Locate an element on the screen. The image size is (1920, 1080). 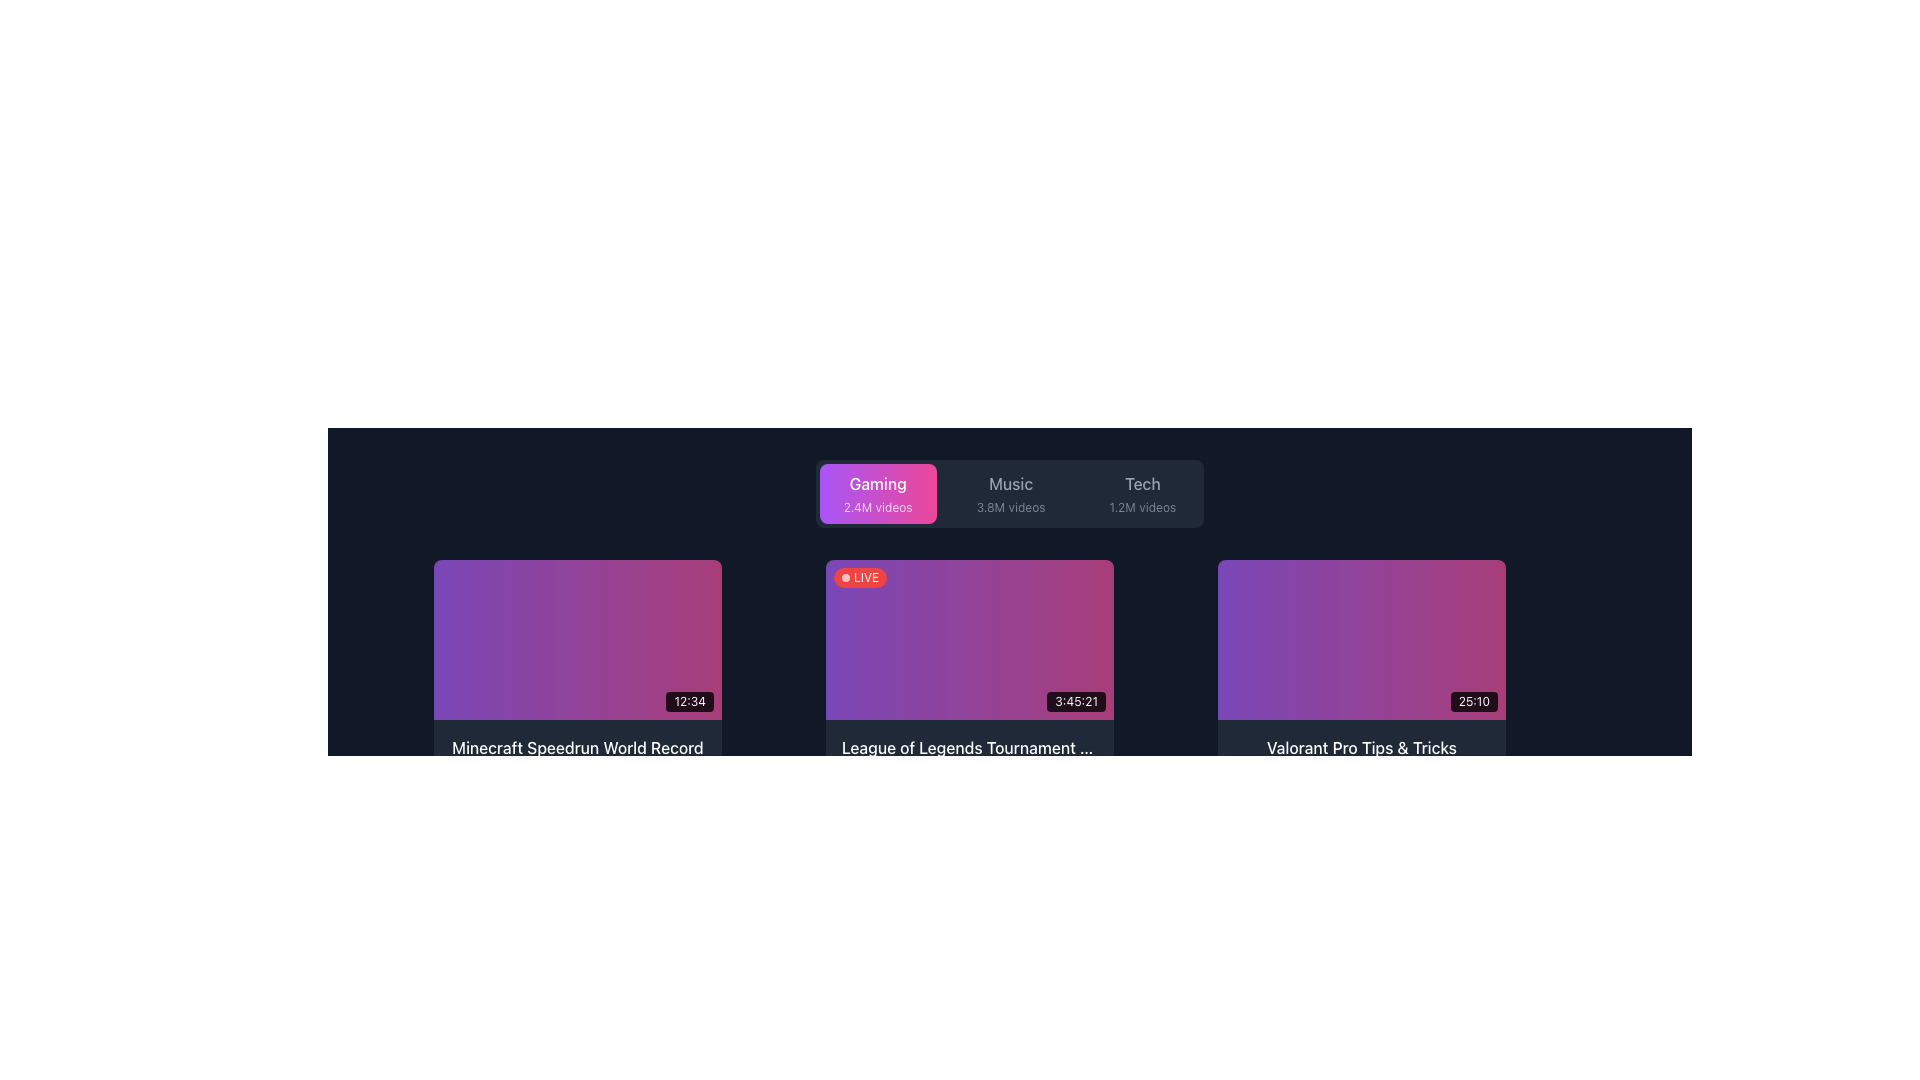
text content of the 'Tech' label which shows '1.2M videos' and is the third element in a horizontal group of three labels is located at coordinates (1142, 493).